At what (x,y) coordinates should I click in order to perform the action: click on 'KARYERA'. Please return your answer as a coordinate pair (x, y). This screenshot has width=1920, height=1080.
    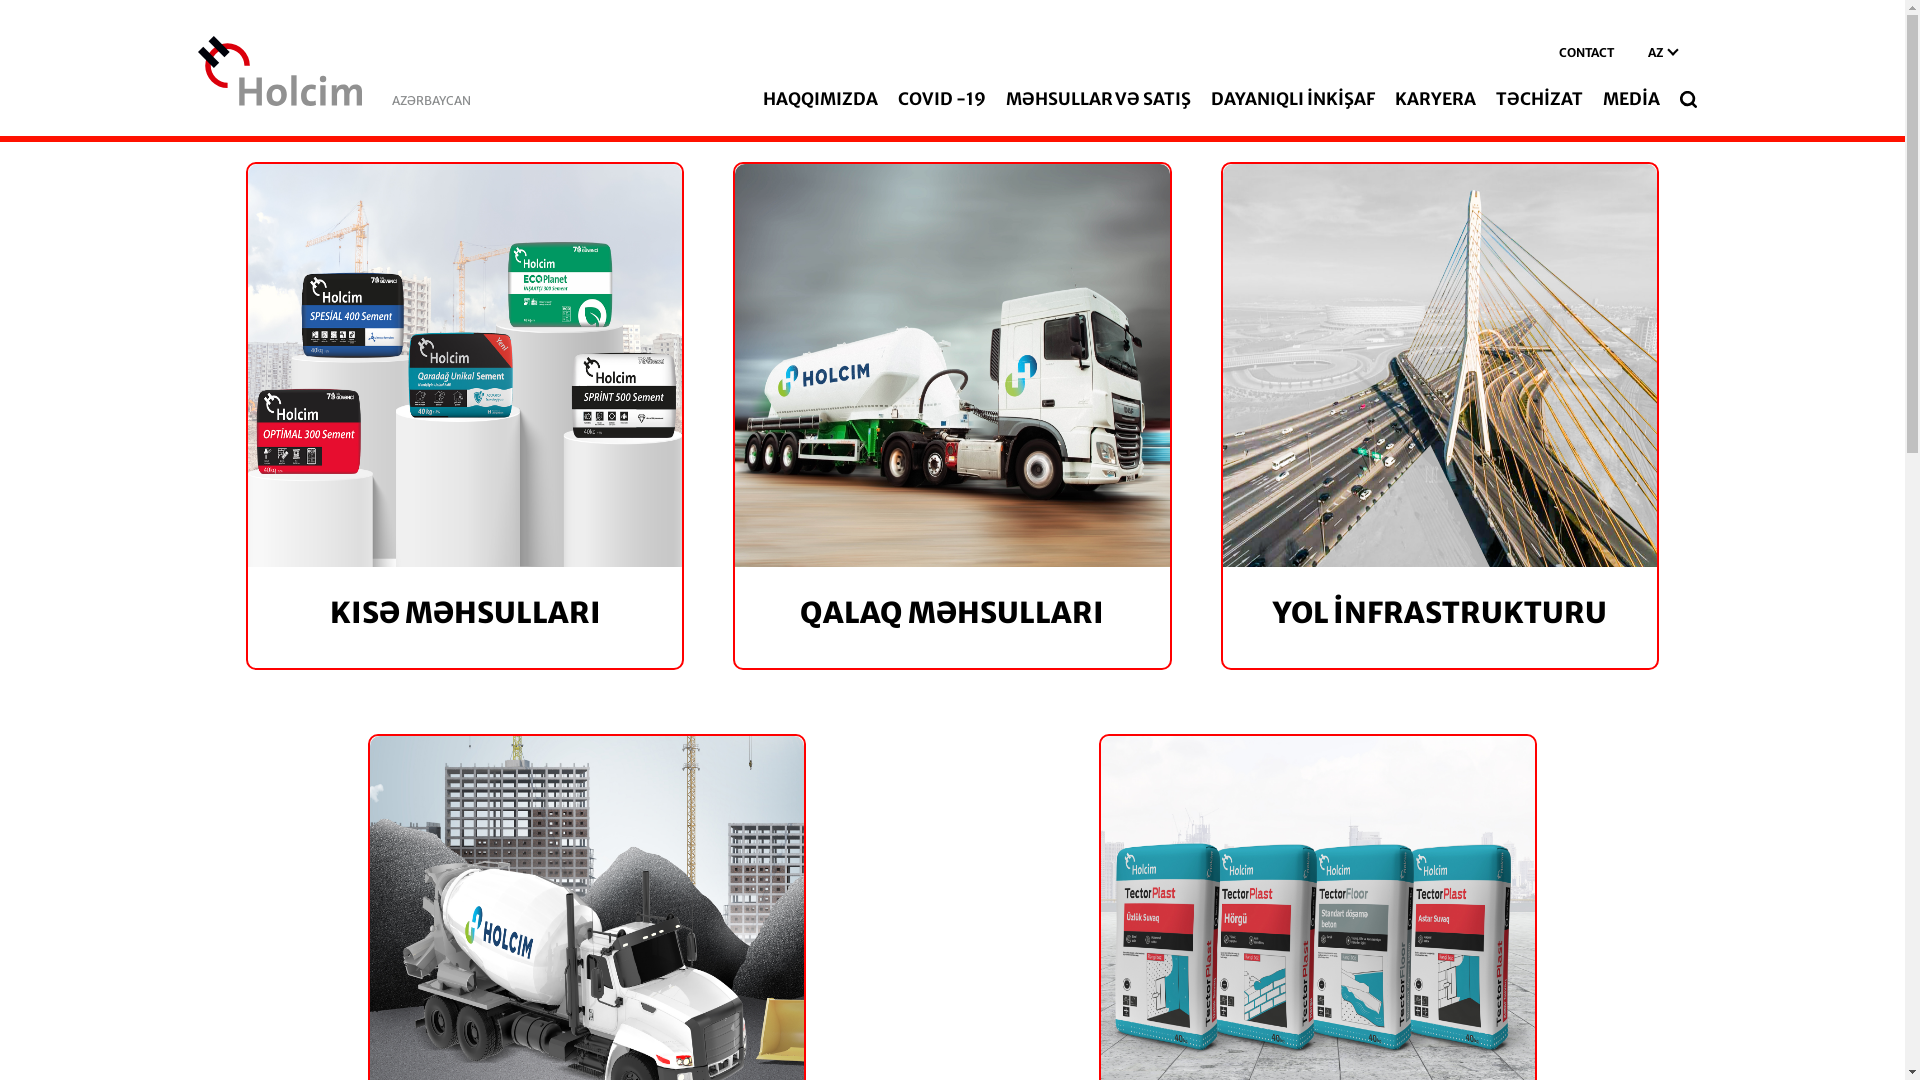
    Looking at the image, I should click on (1434, 99).